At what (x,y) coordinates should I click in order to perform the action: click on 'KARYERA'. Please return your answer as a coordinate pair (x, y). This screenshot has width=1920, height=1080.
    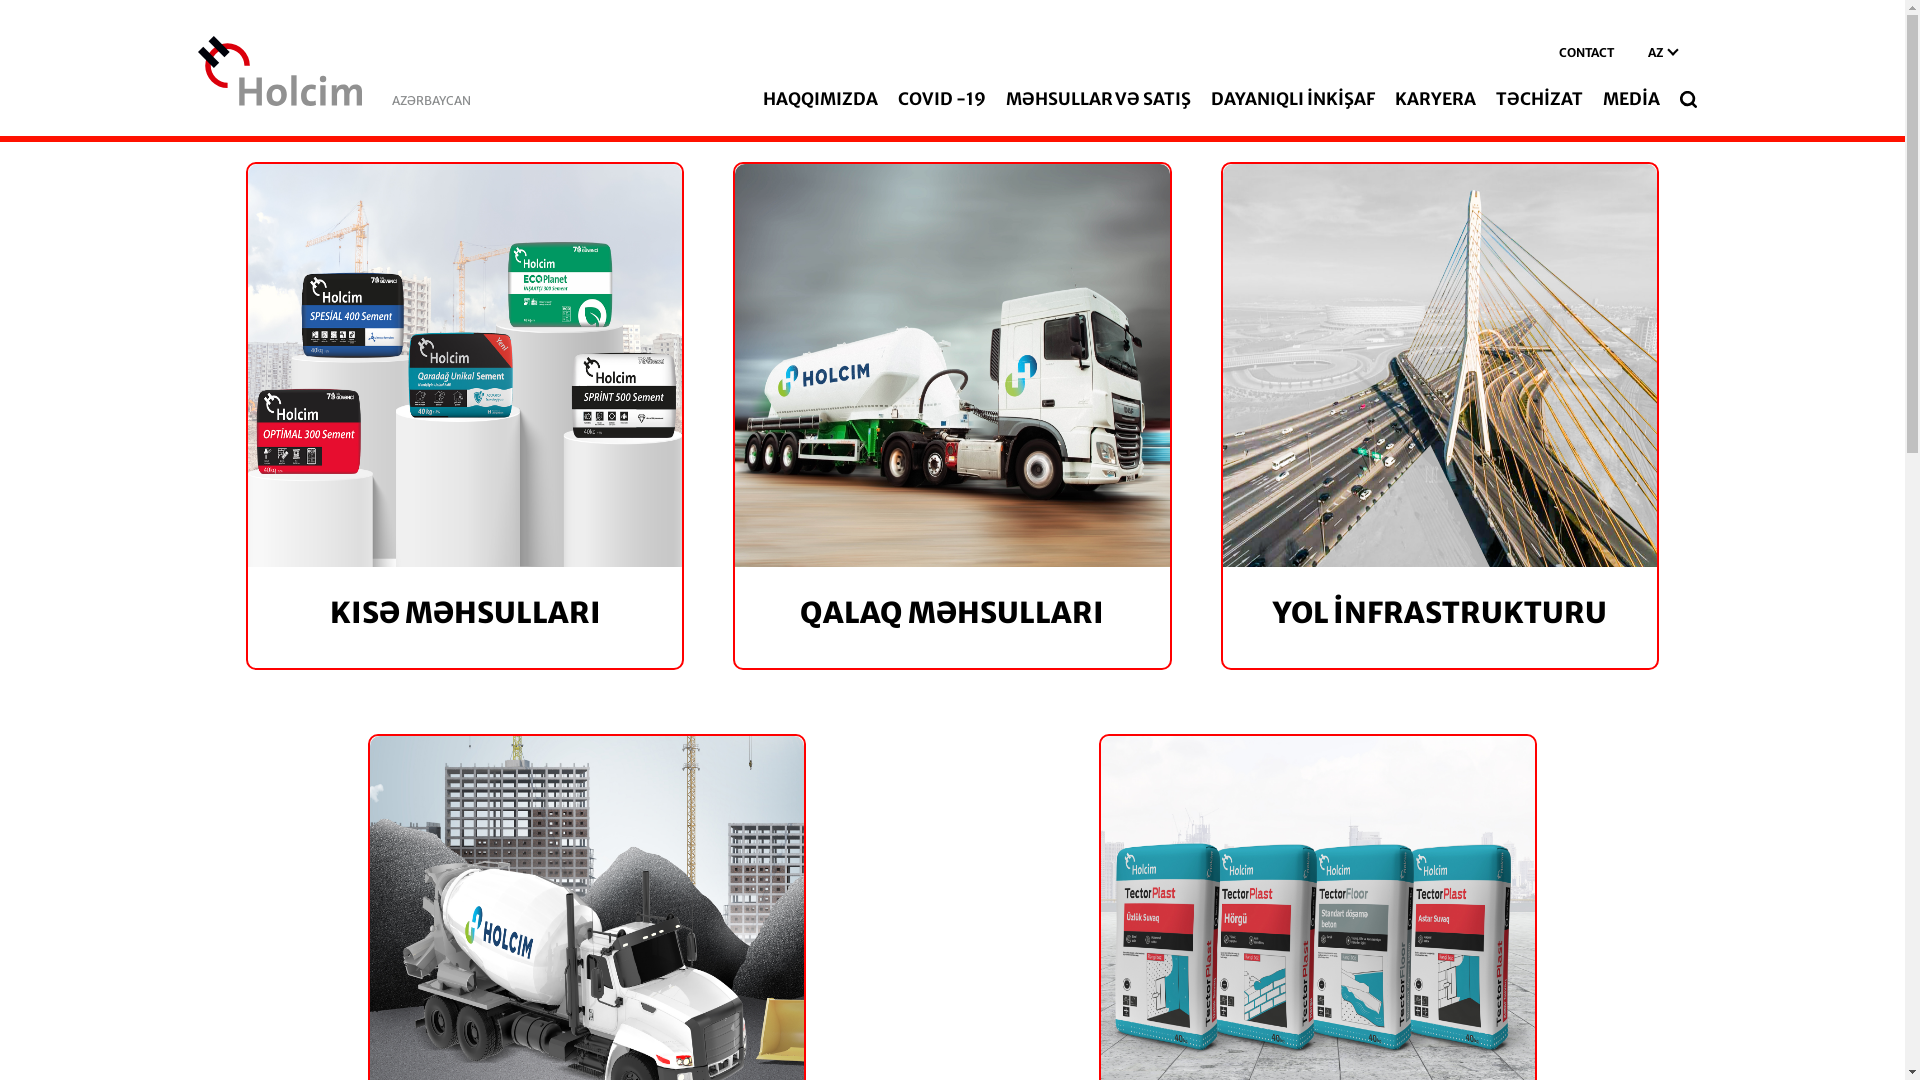
    Looking at the image, I should click on (1434, 99).